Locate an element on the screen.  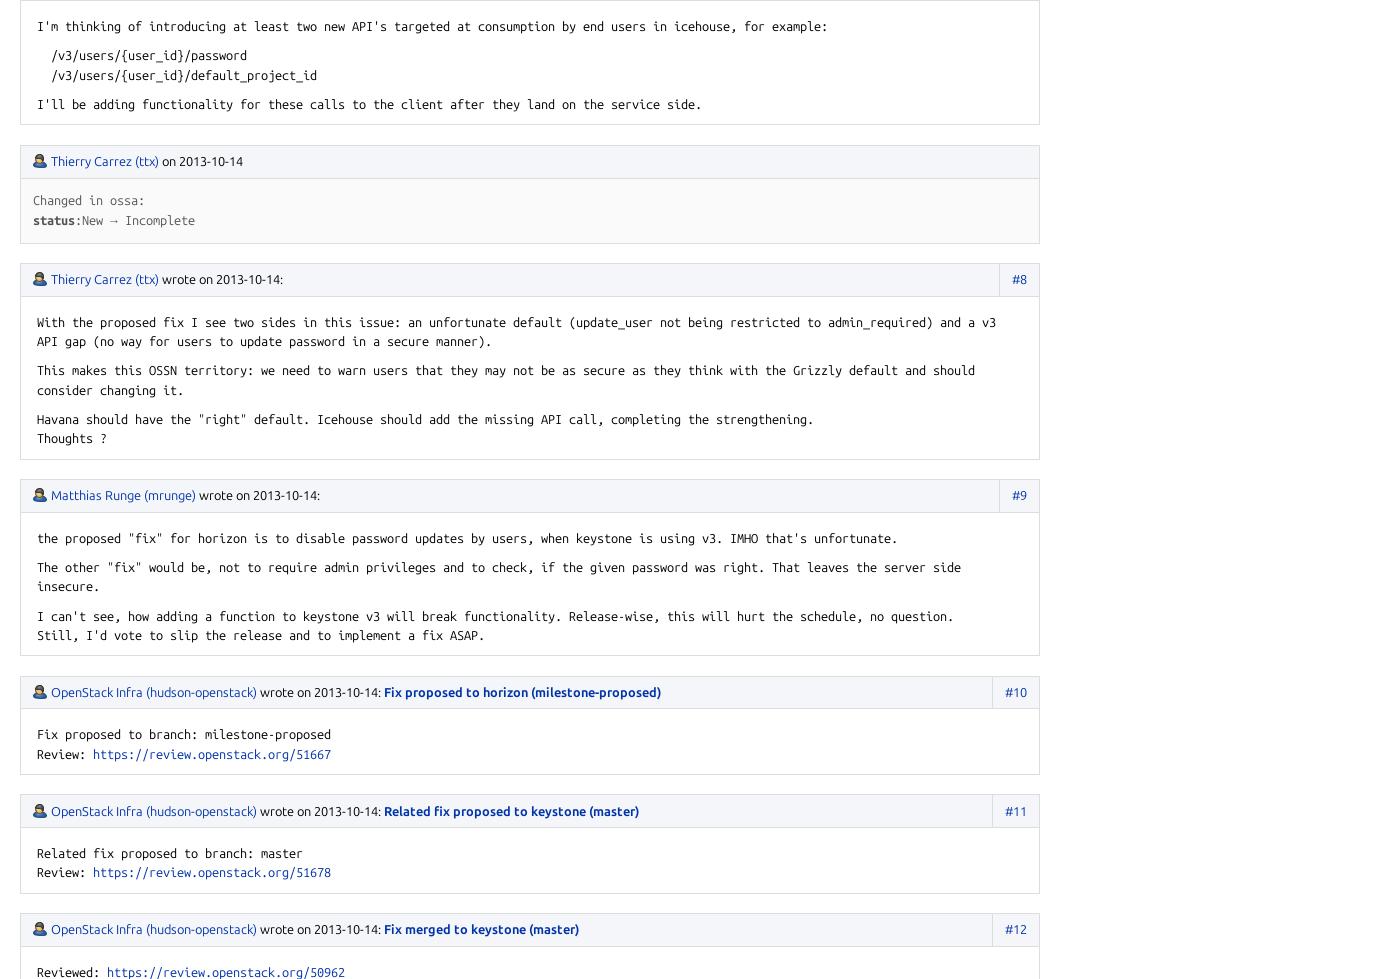
'the proposed "fix" for horizon is to disable password updates by users, when keystone is using v3. IMHO that's unfortunate.' is located at coordinates (467, 535).